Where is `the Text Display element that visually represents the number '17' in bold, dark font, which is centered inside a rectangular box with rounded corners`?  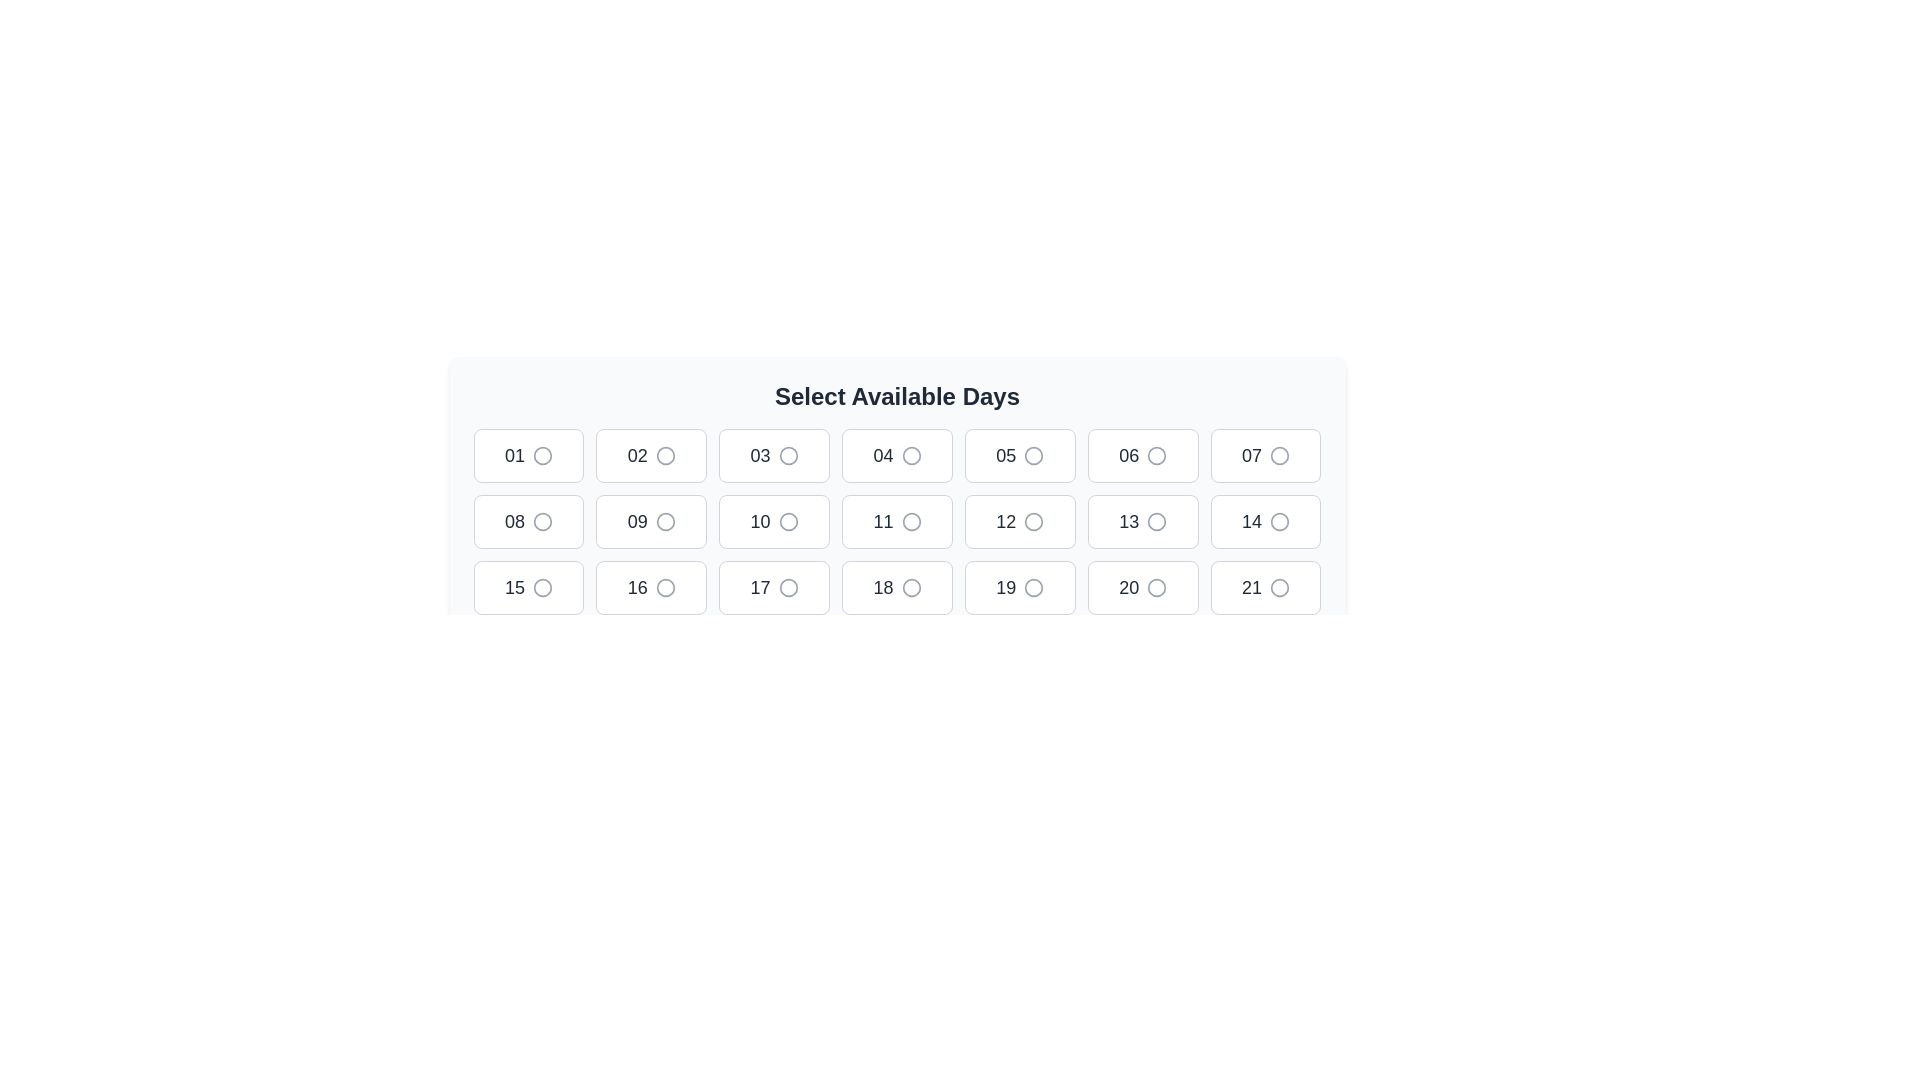
the Text Display element that visually represents the number '17' in bold, dark font, which is centered inside a rectangular box with rounded corners is located at coordinates (759, 586).